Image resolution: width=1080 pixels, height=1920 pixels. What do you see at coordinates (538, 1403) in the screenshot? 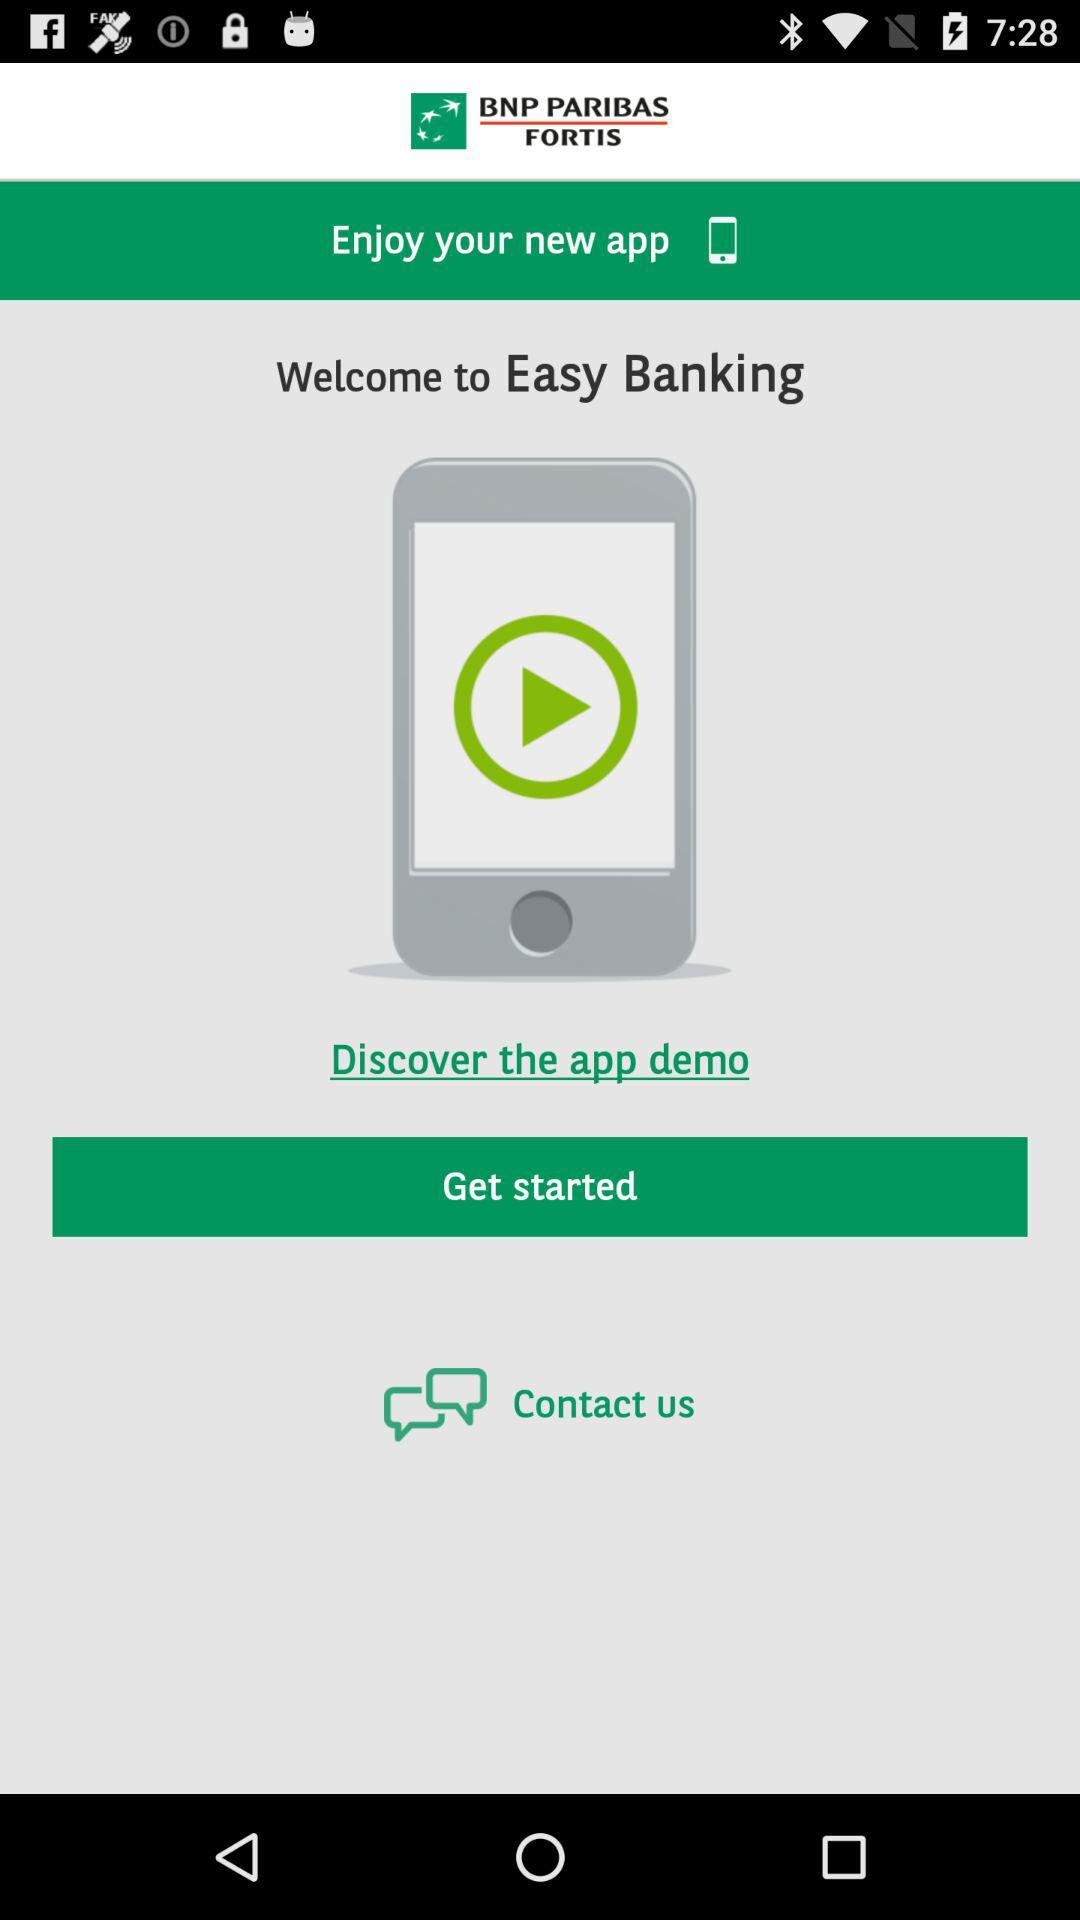
I see `the contact us` at bounding box center [538, 1403].